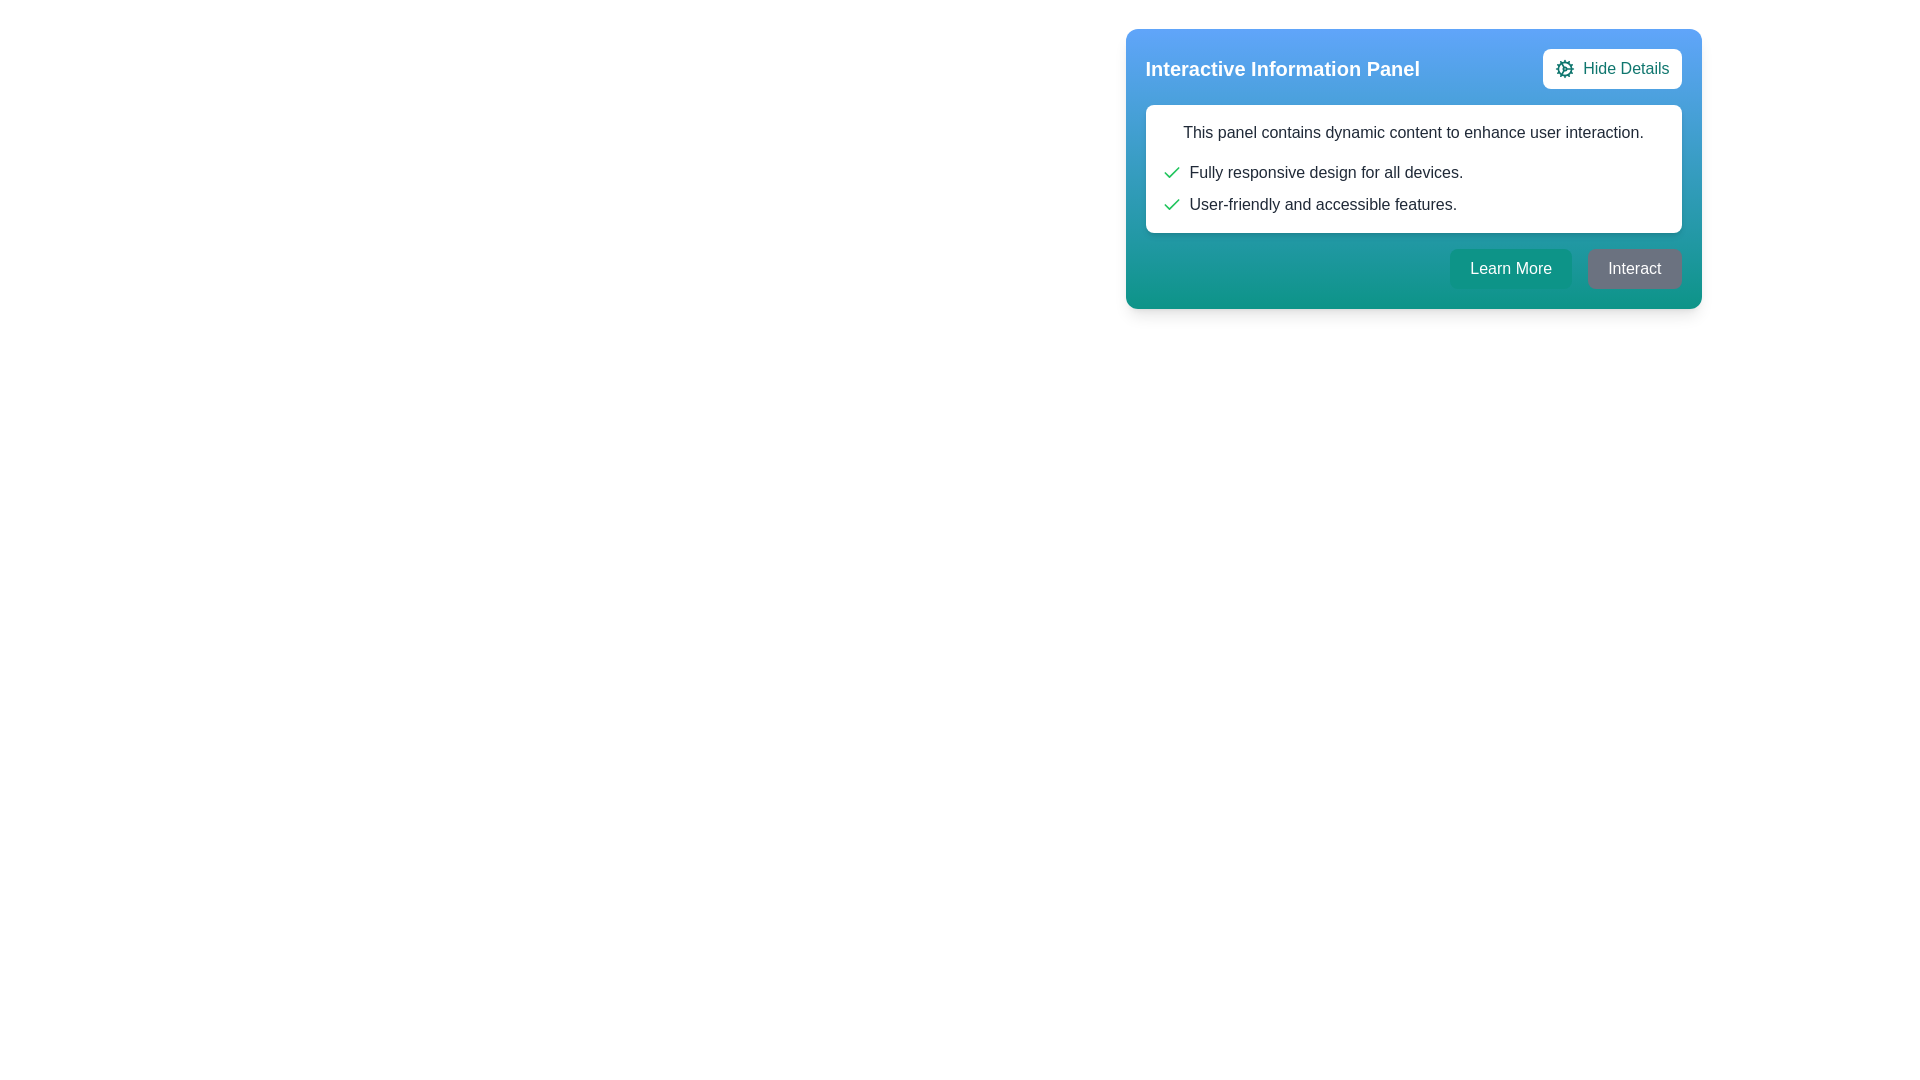 Image resolution: width=1920 pixels, height=1080 pixels. Describe the element at coordinates (1412, 132) in the screenshot. I see `the text block displaying 'This panel contains dynamic content to enhance user interaction.' which is positioned at the top of a white-background panel` at that location.